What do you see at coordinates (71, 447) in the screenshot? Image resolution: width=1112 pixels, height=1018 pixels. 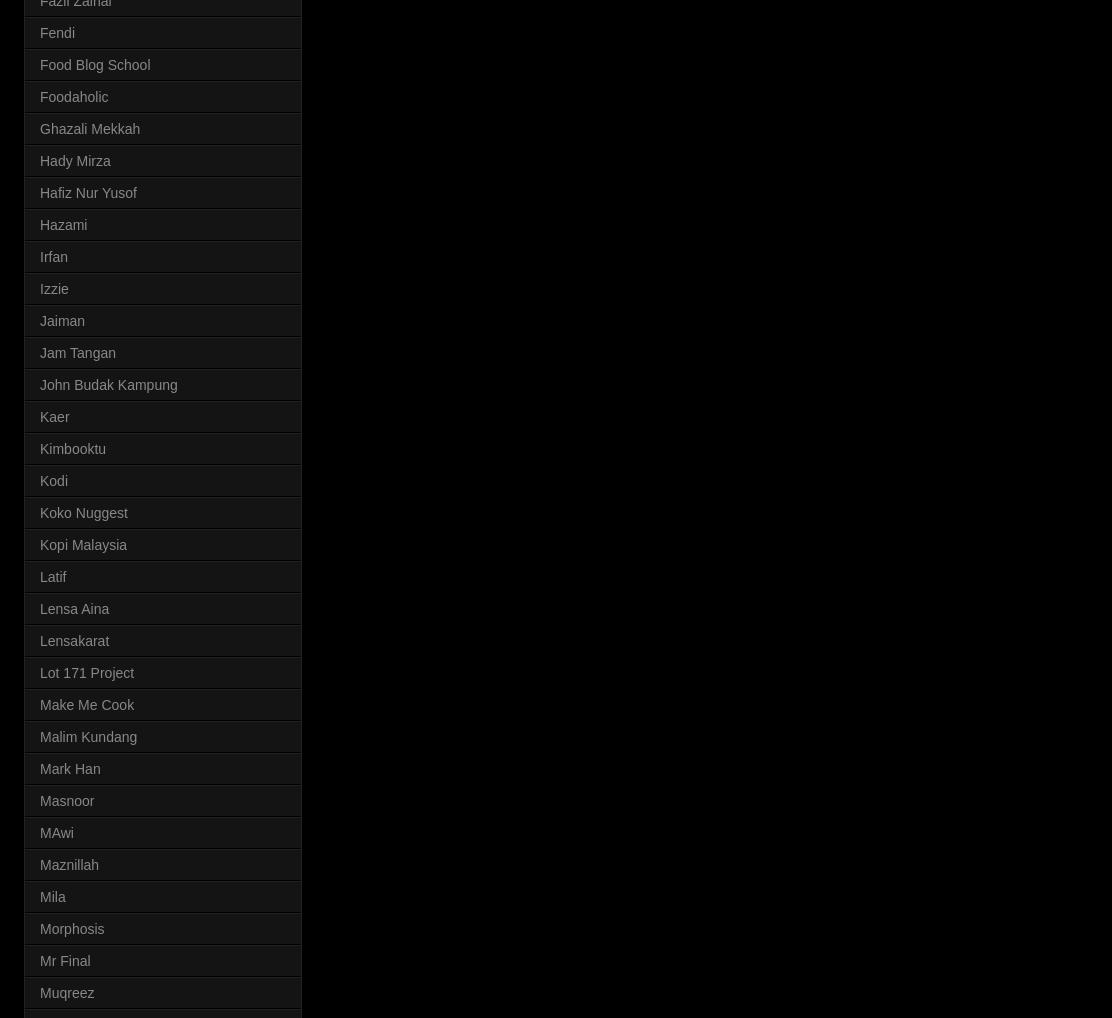 I see `'Kimbooktu'` at bounding box center [71, 447].